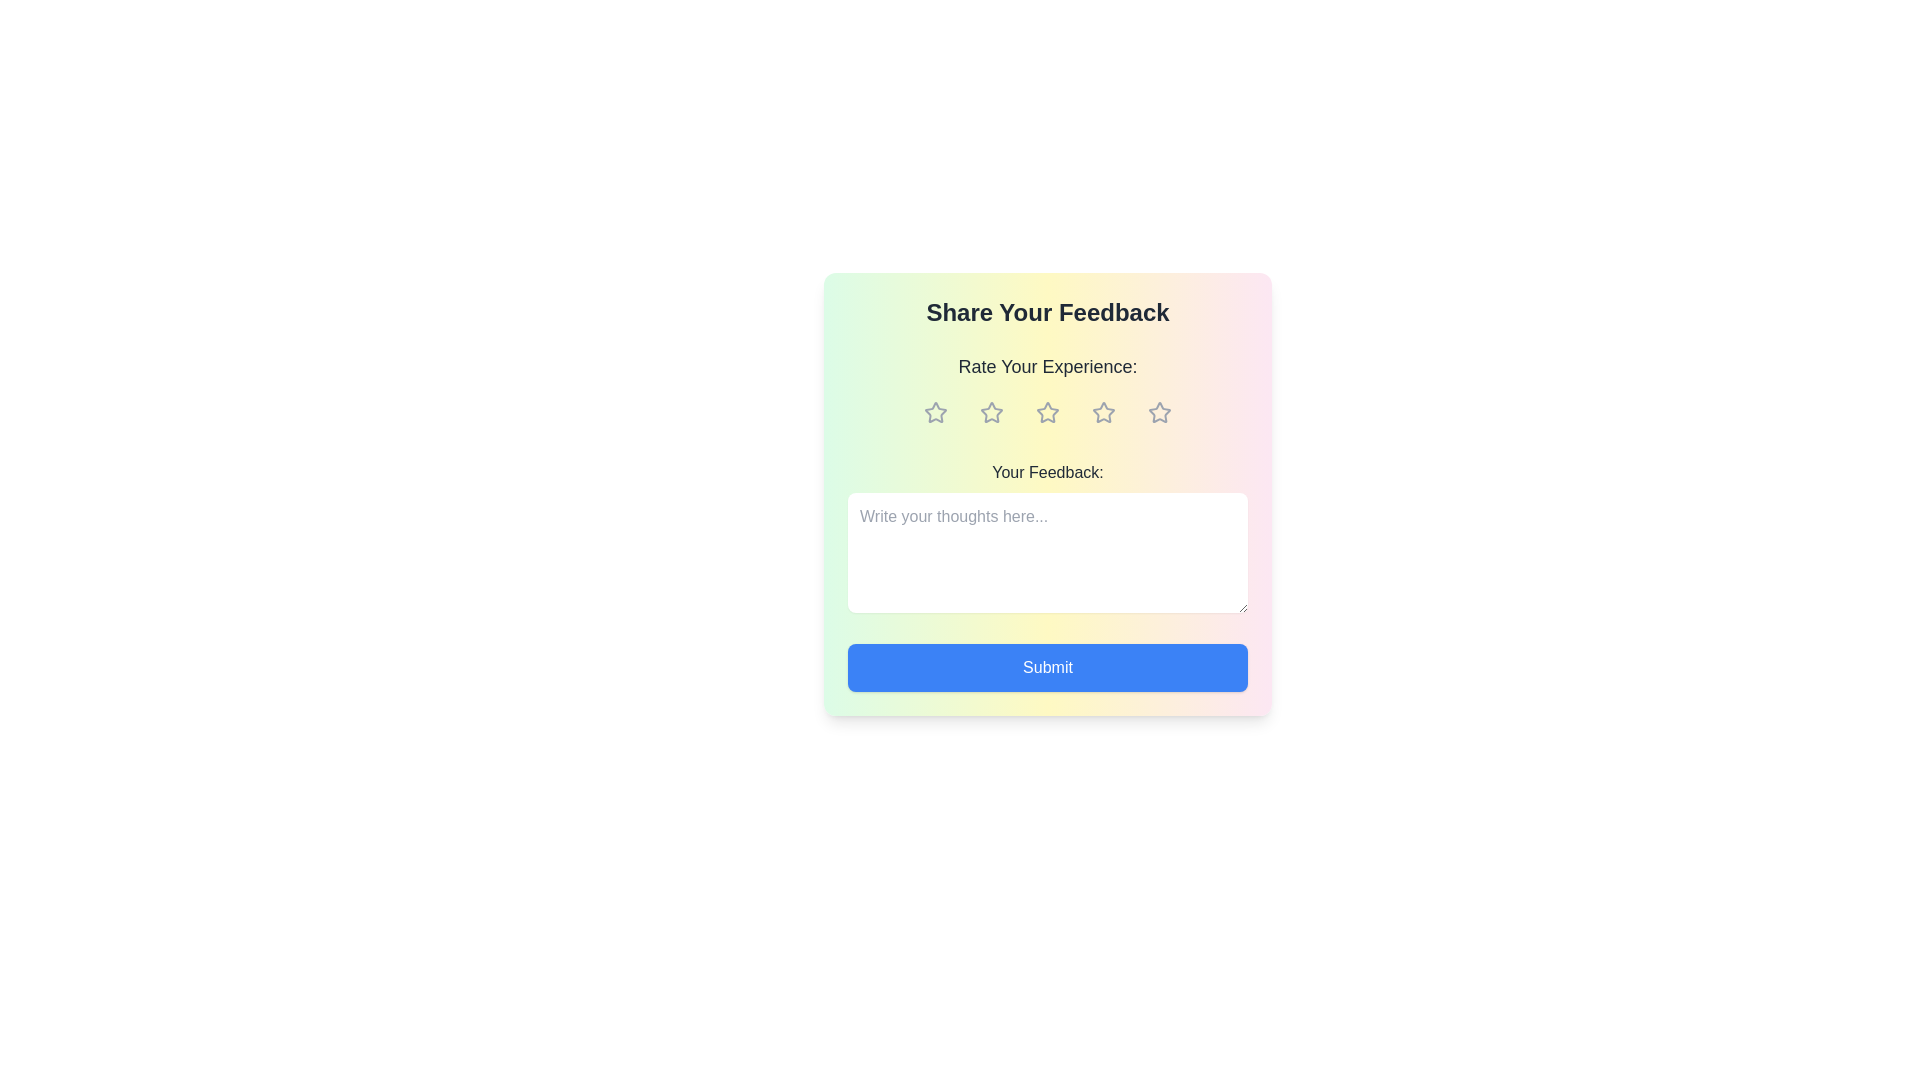  Describe the element at coordinates (1046, 312) in the screenshot. I see `the text label or heading at the top of the feedback form, which indicates the purpose of the form` at that location.